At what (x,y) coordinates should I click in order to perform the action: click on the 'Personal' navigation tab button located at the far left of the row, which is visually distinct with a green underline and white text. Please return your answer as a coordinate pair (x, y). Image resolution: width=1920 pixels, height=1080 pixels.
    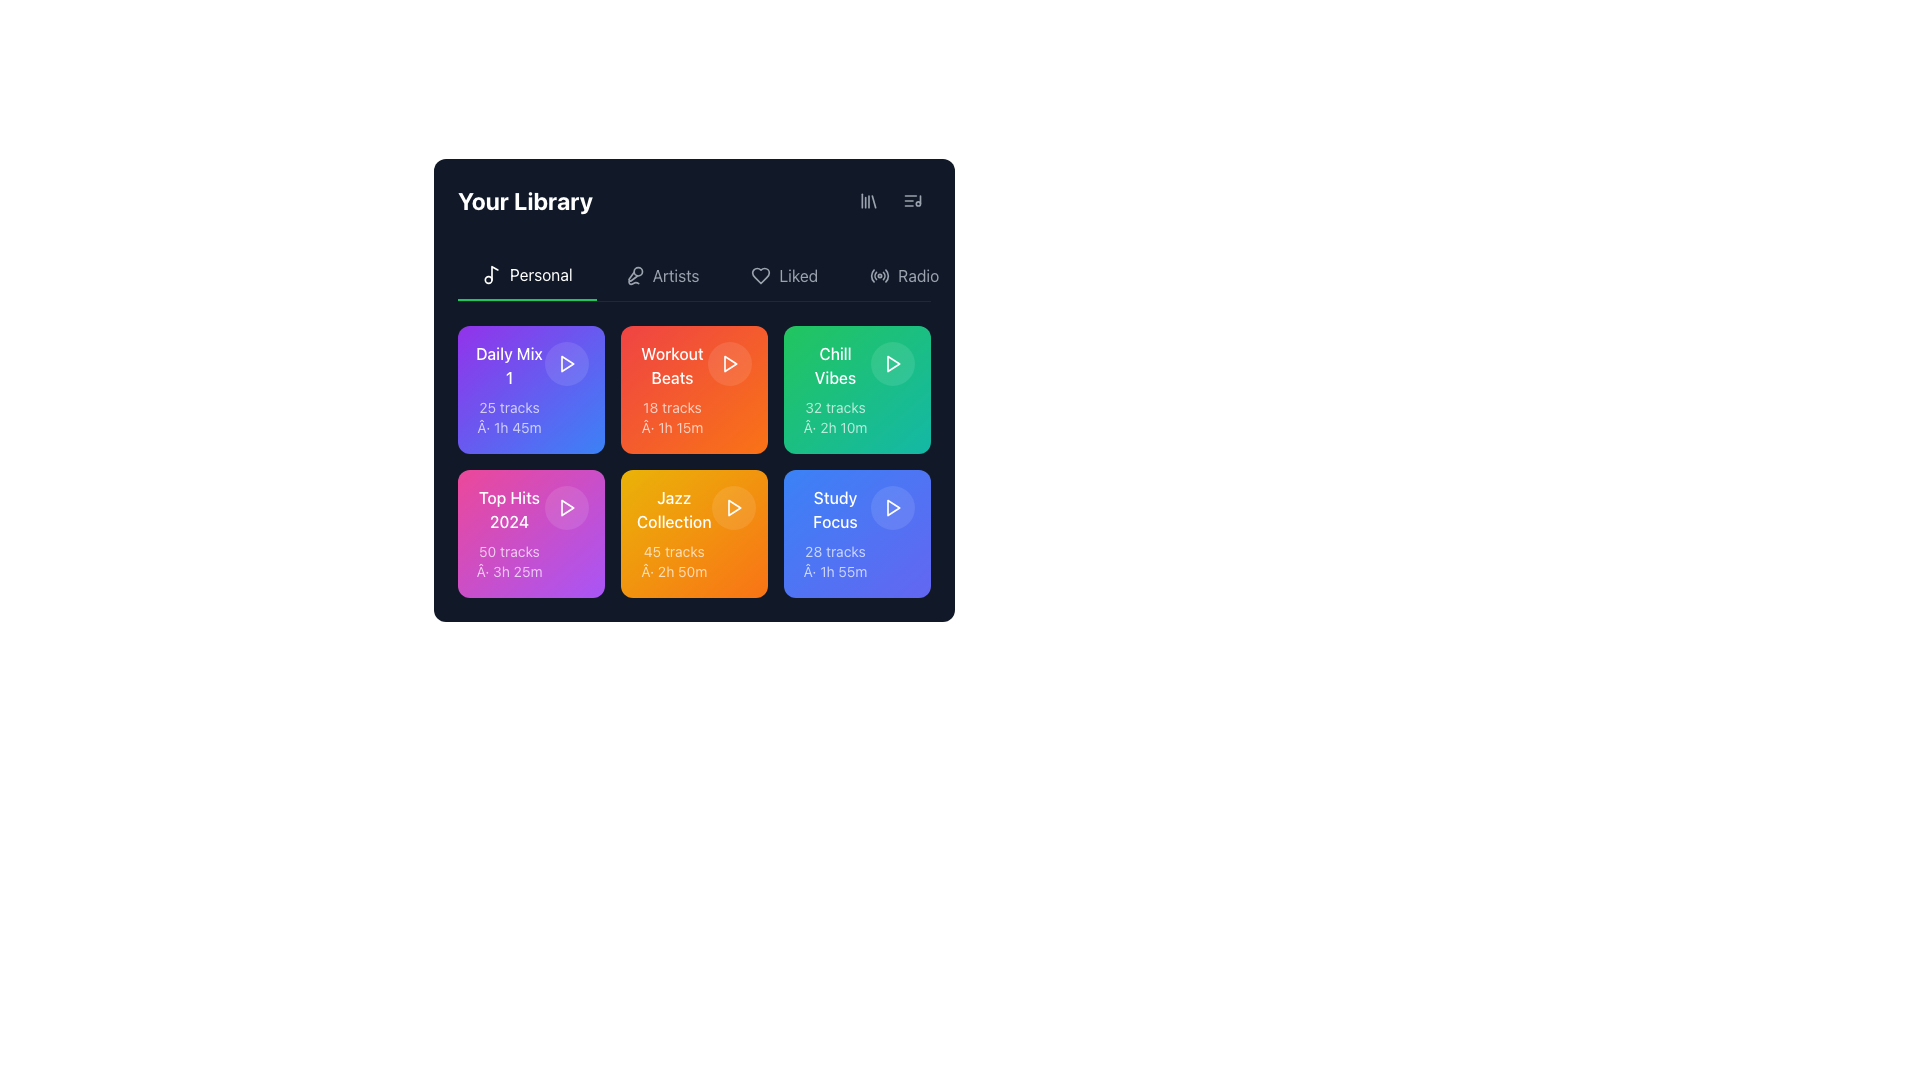
    Looking at the image, I should click on (527, 276).